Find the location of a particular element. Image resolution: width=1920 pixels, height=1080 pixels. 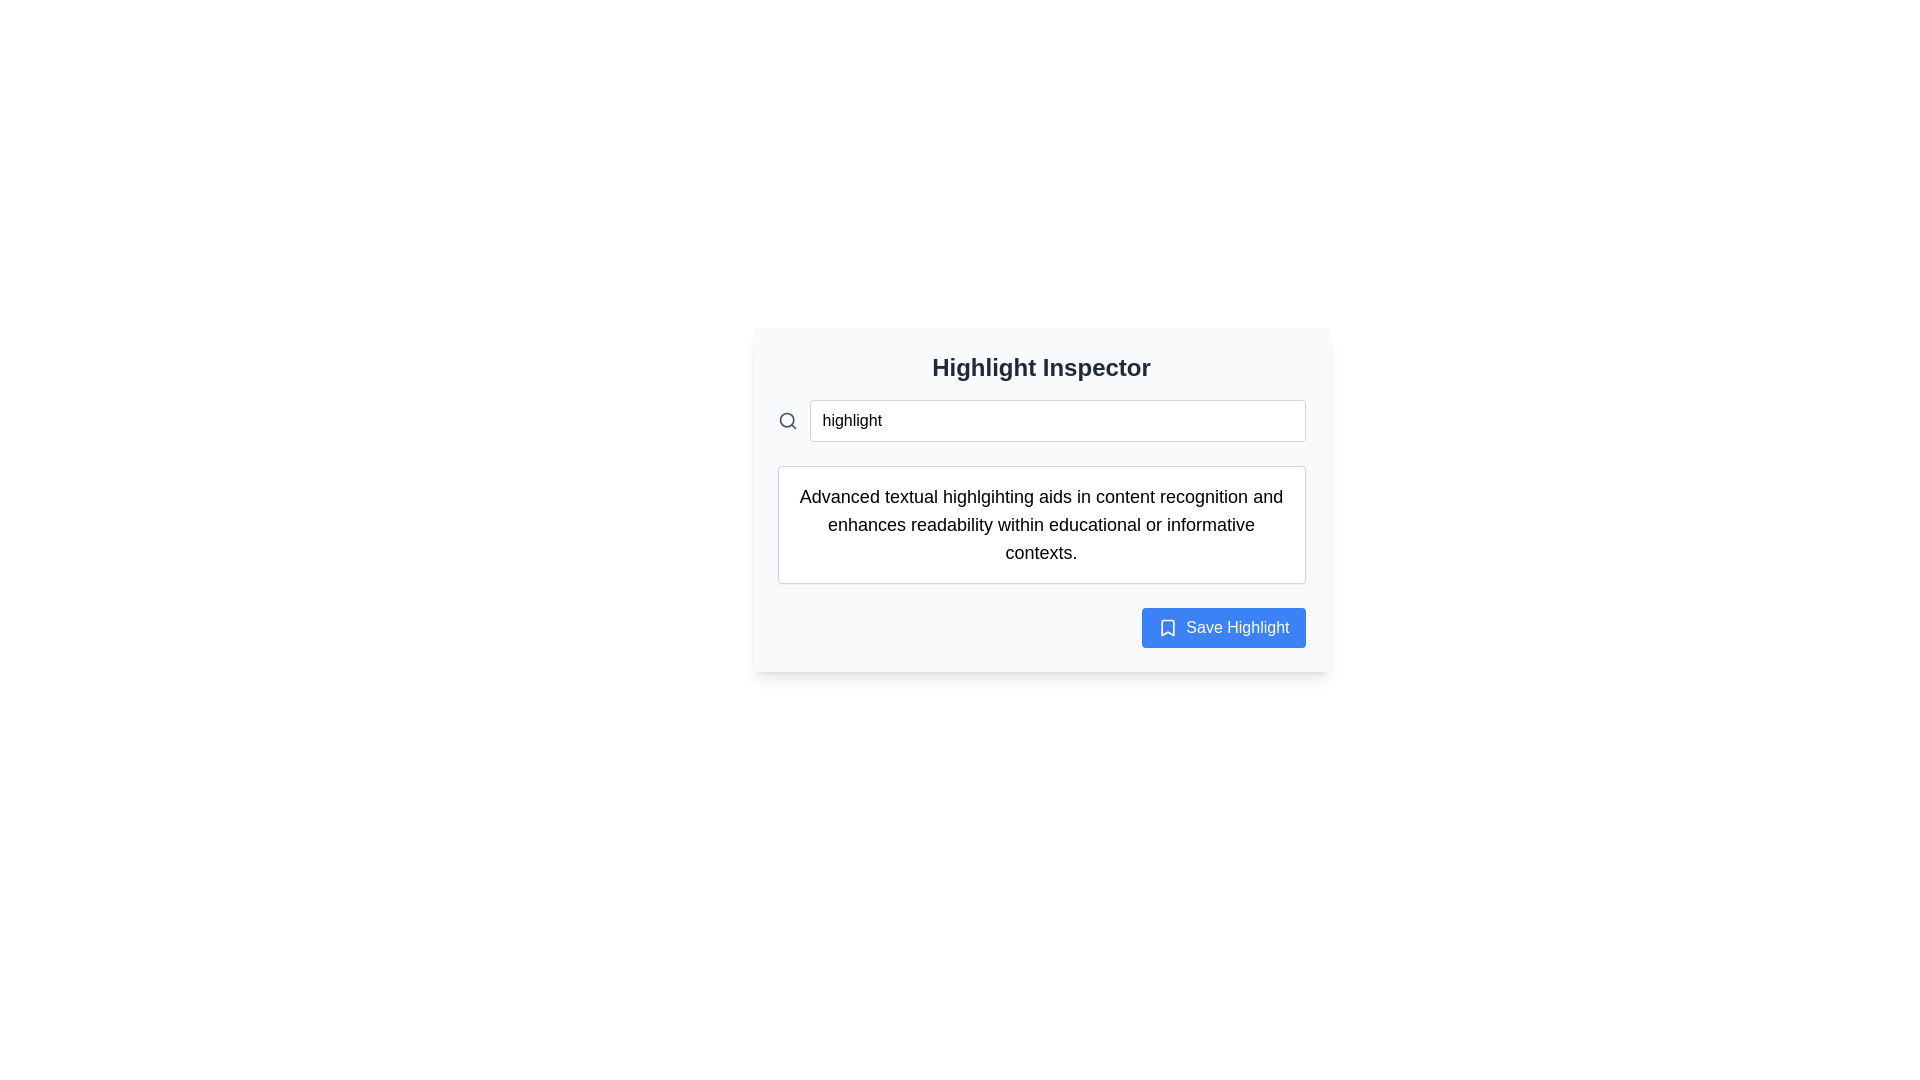

the 'Save Highlight' button located in the bottom-right corner of the interface panel is located at coordinates (1167, 627).